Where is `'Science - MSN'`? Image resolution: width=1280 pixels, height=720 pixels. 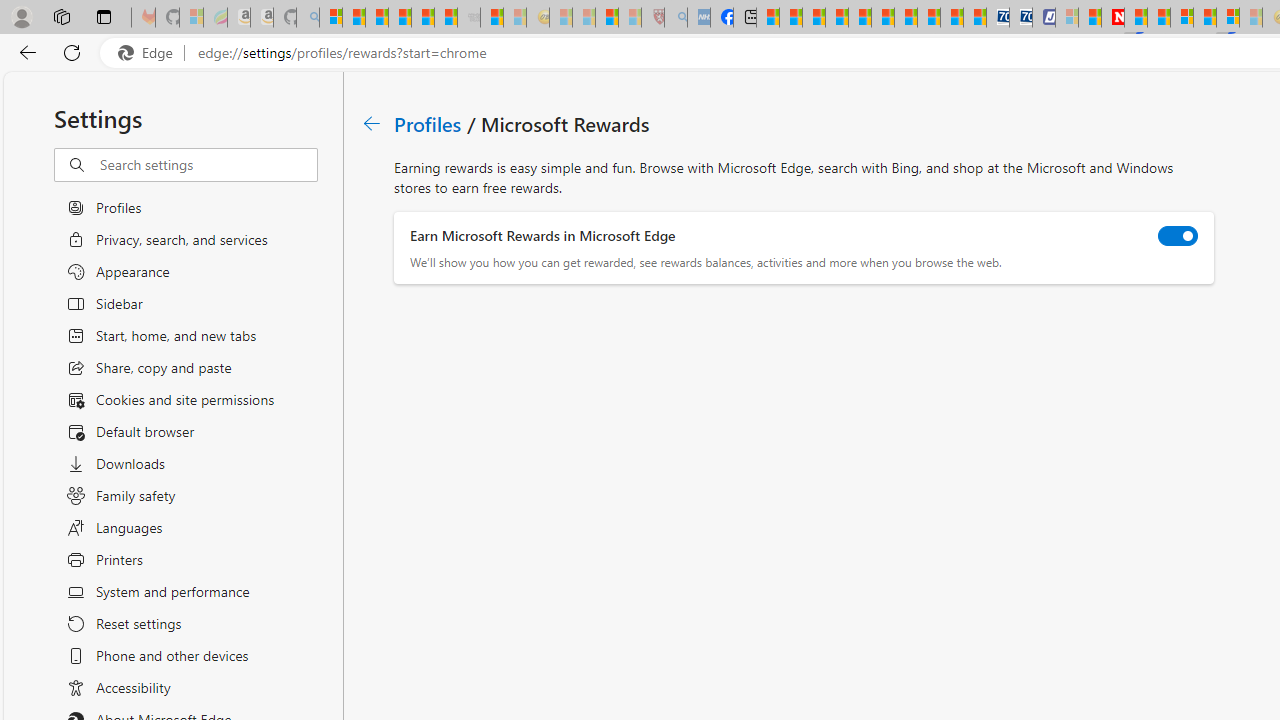 'Science - MSN' is located at coordinates (606, 17).